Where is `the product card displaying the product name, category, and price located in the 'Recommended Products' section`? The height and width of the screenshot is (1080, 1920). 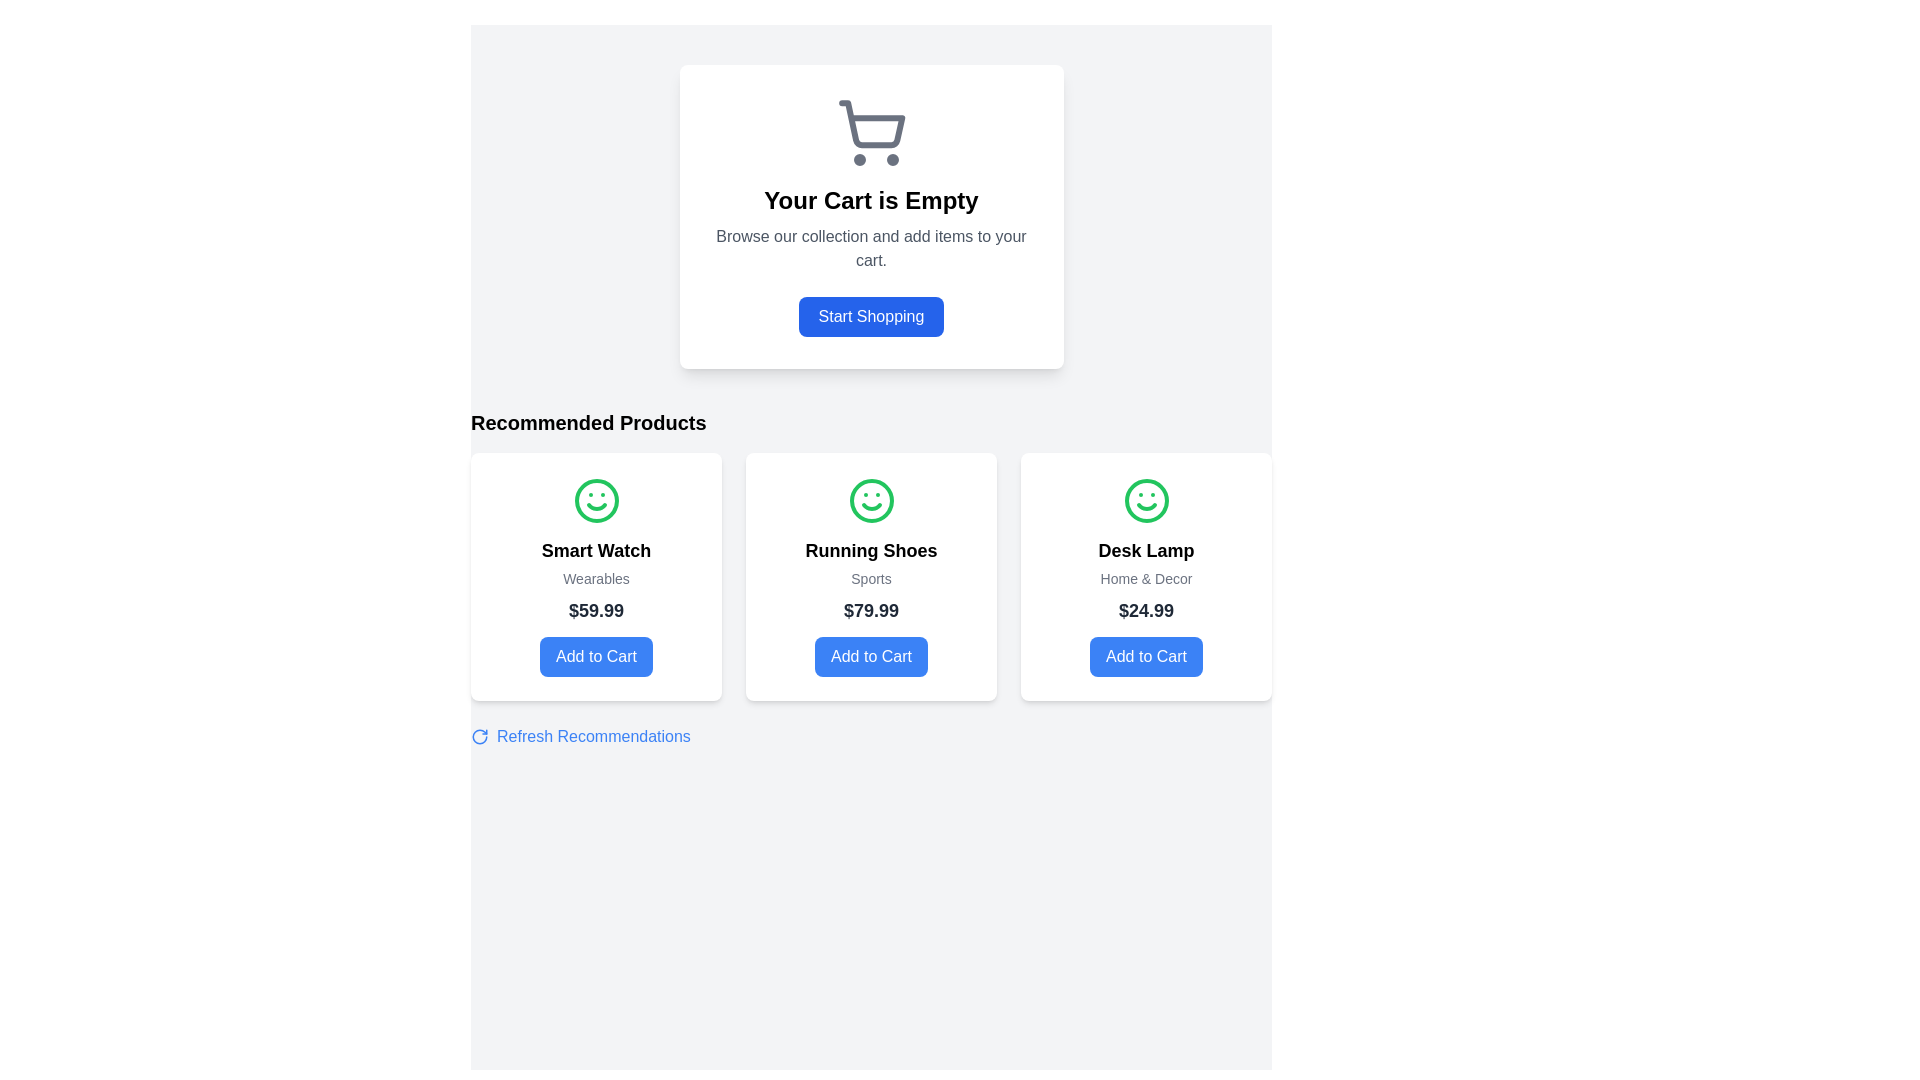
the product card displaying the product name, category, and price located in the 'Recommended Products' section is located at coordinates (871, 577).